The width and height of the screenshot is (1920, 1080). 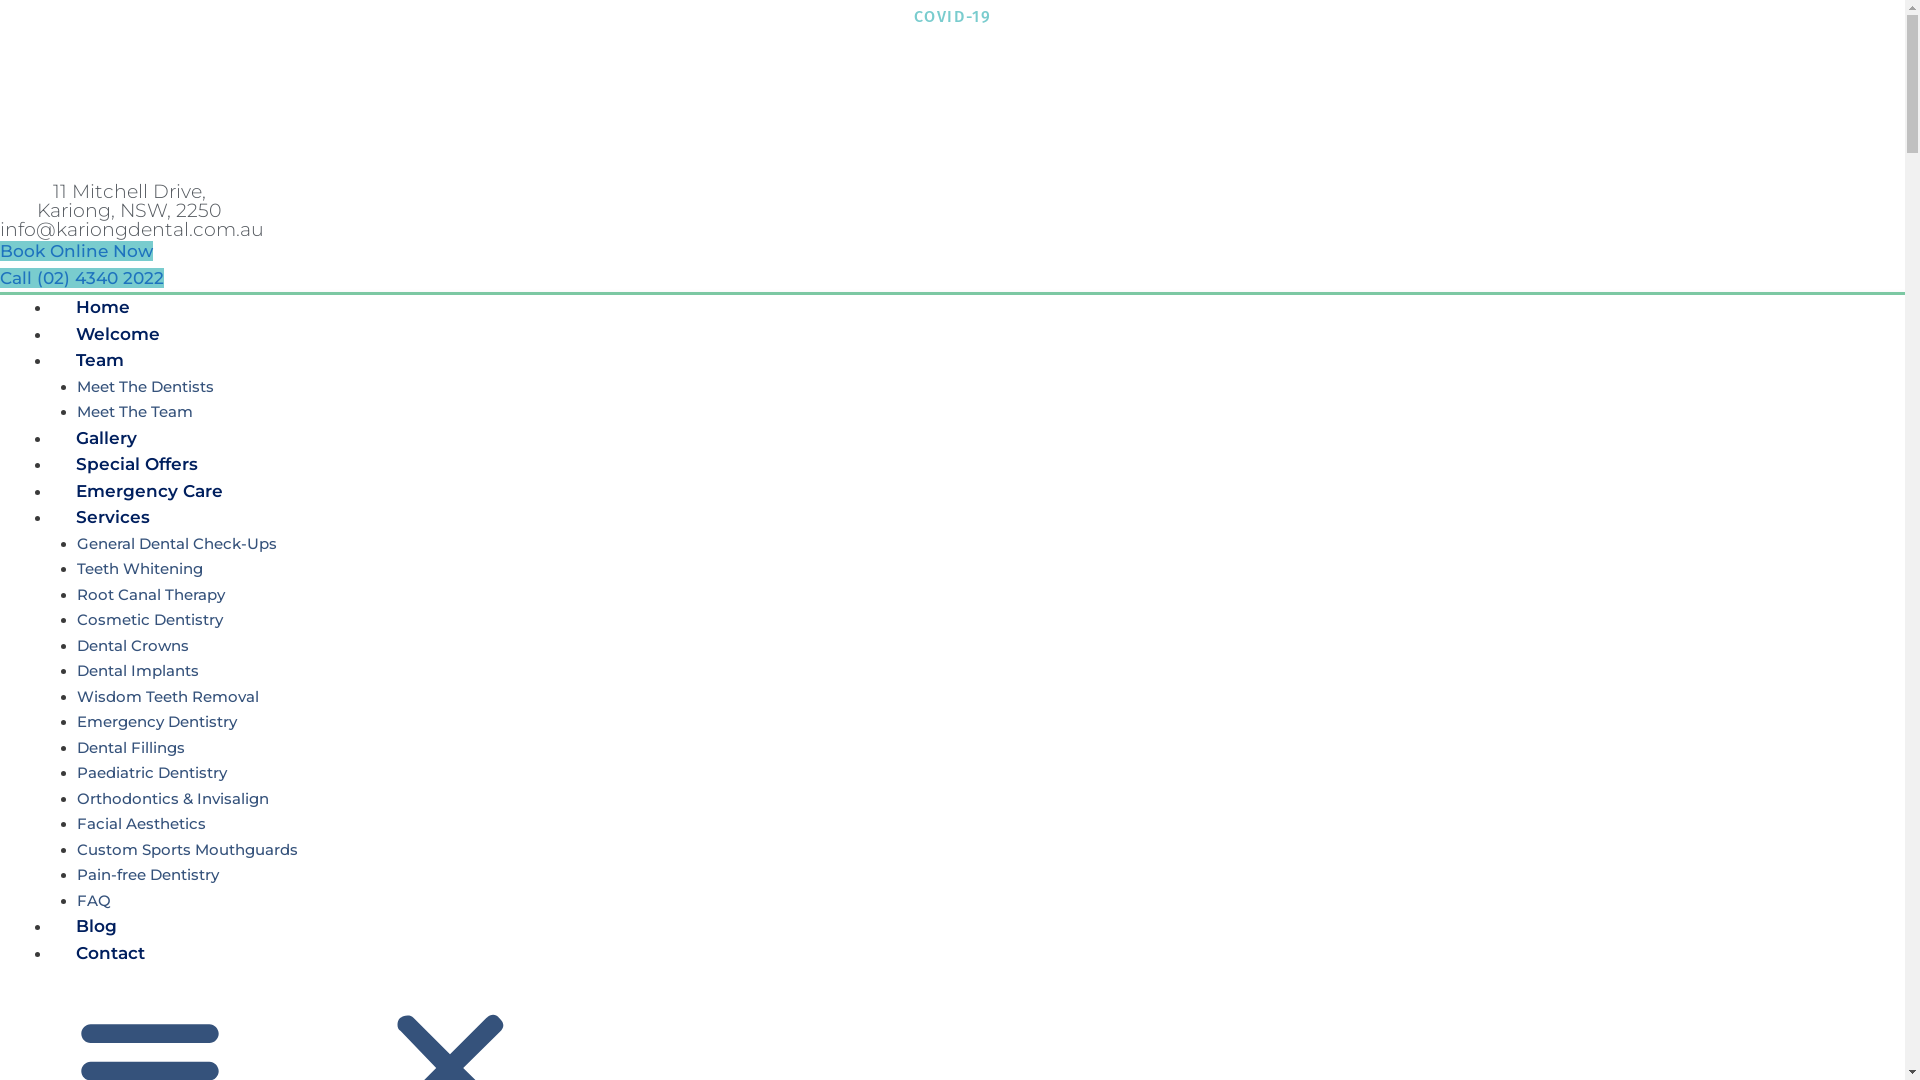 What do you see at coordinates (146, 873) in the screenshot?
I see `'Pain-free Dentistry'` at bounding box center [146, 873].